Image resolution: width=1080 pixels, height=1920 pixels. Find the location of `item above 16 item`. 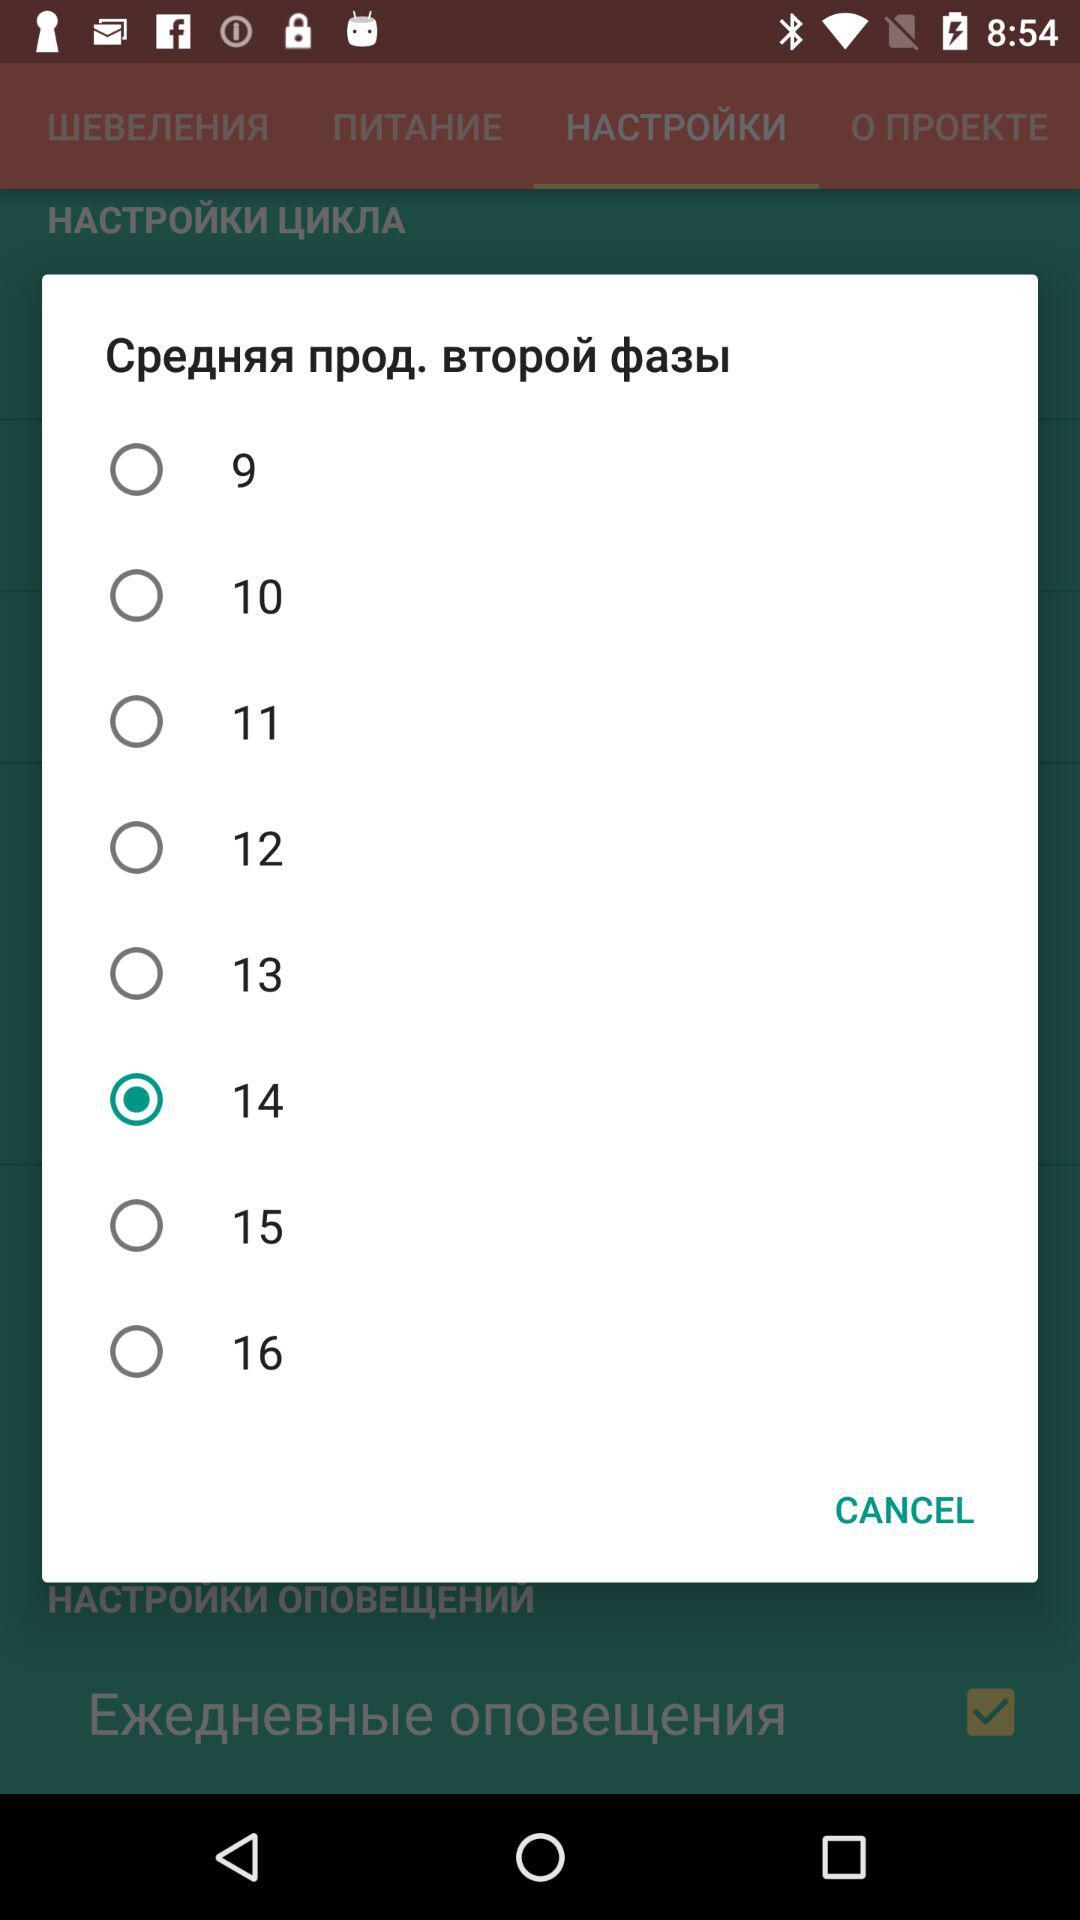

item above 16 item is located at coordinates (540, 1224).